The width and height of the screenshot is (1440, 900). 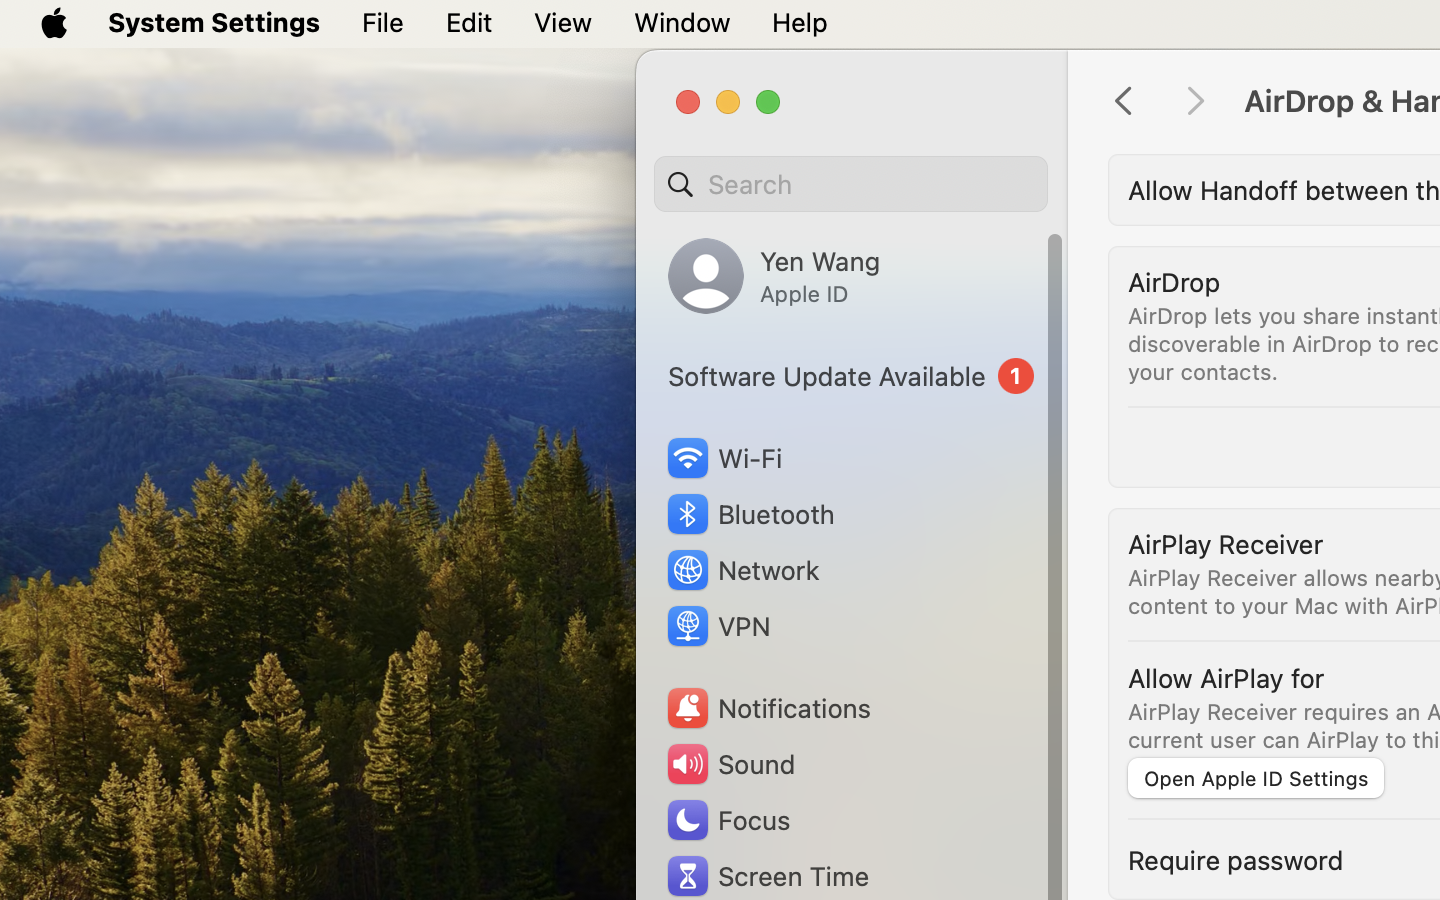 I want to click on 'Focus', so click(x=726, y=819).